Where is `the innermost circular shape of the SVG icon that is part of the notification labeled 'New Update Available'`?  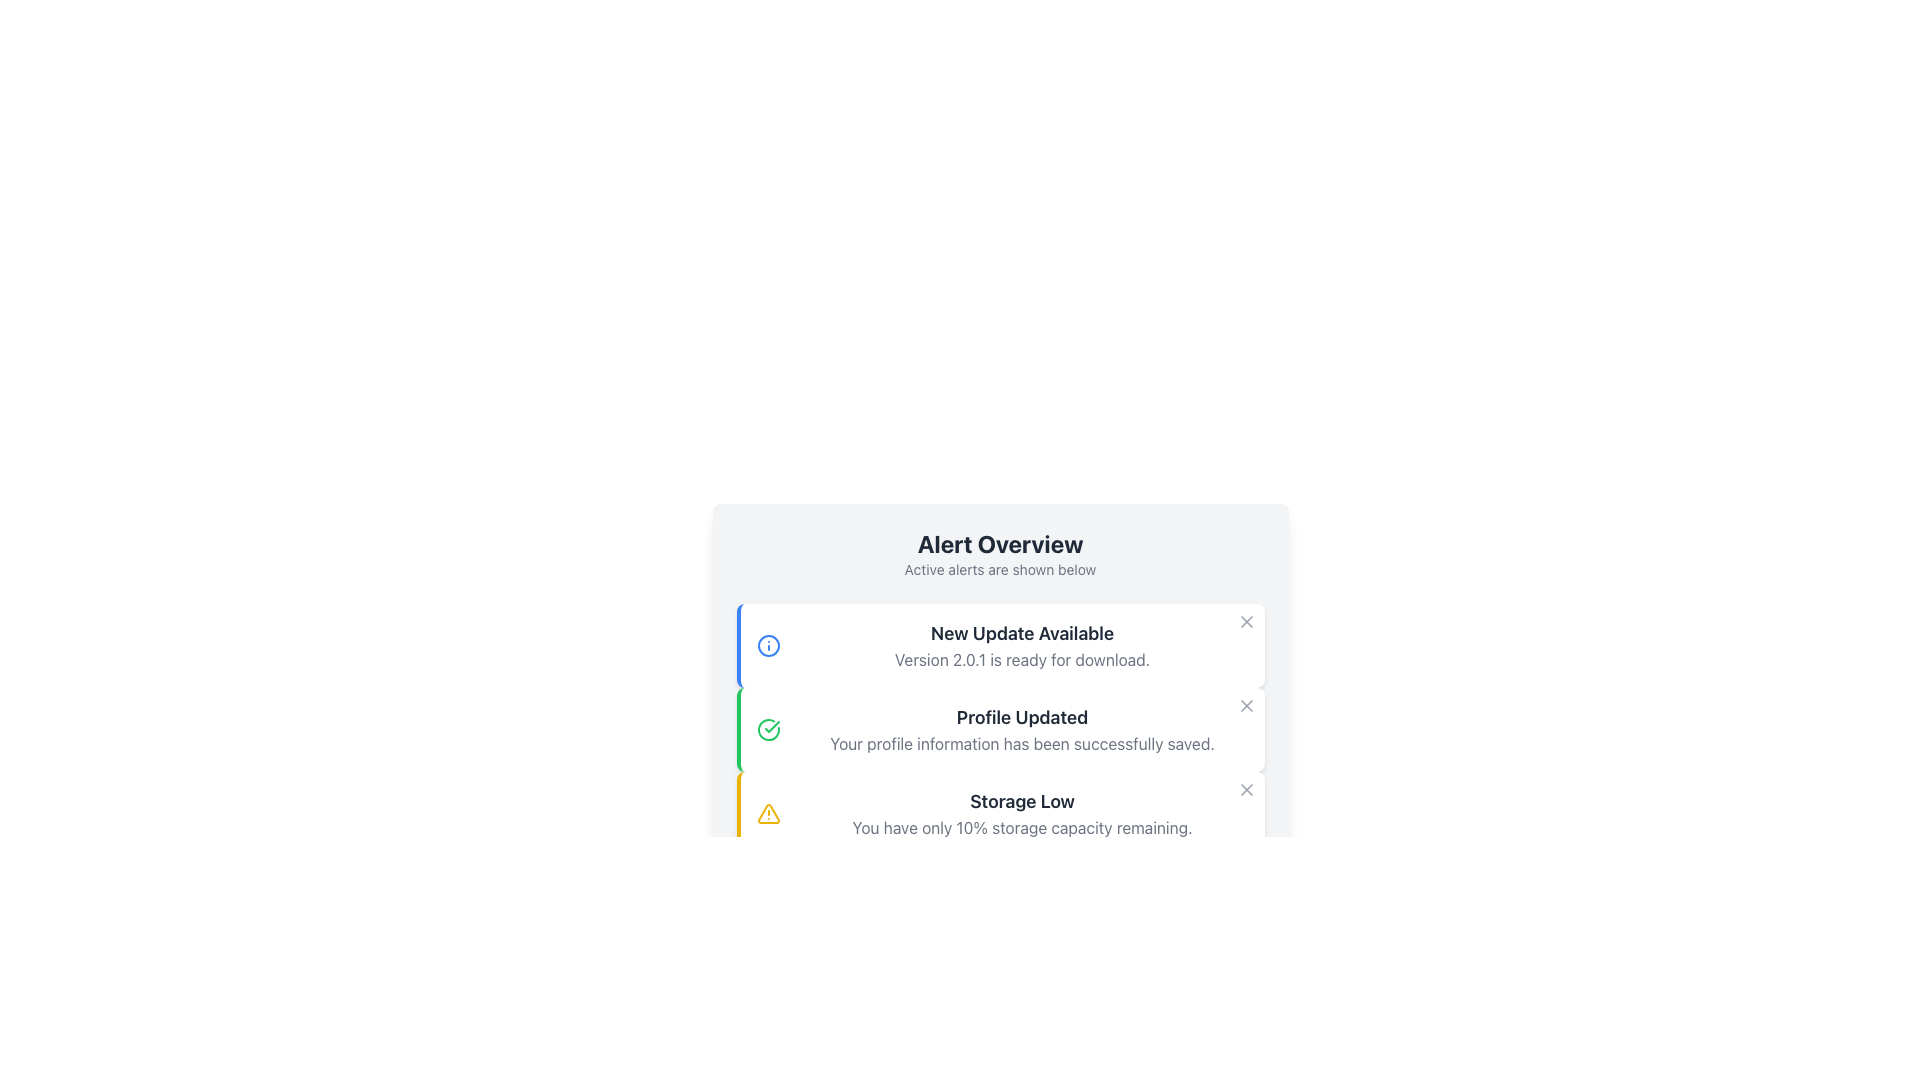
the innermost circular shape of the SVG icon that is part of the notification labeled 'New Update Available' is located at coordinates (767, 645).